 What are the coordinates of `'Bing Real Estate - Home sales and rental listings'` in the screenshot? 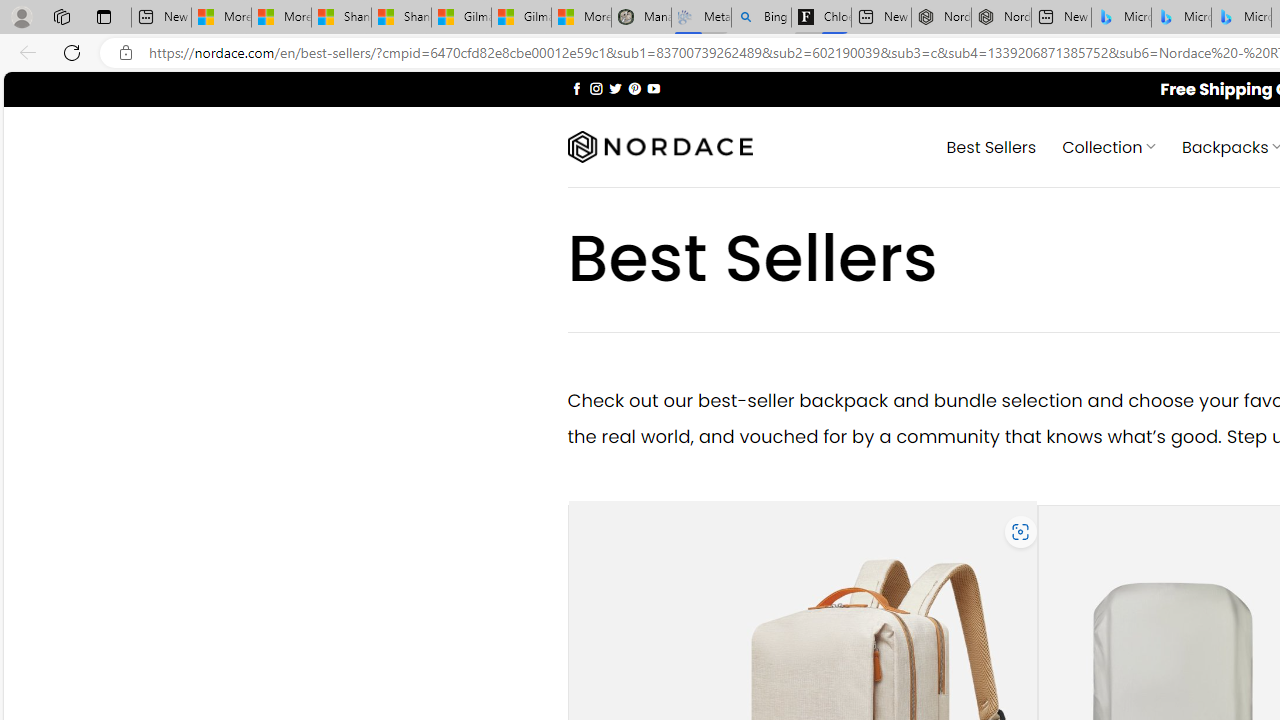 It's located at (760, 17).